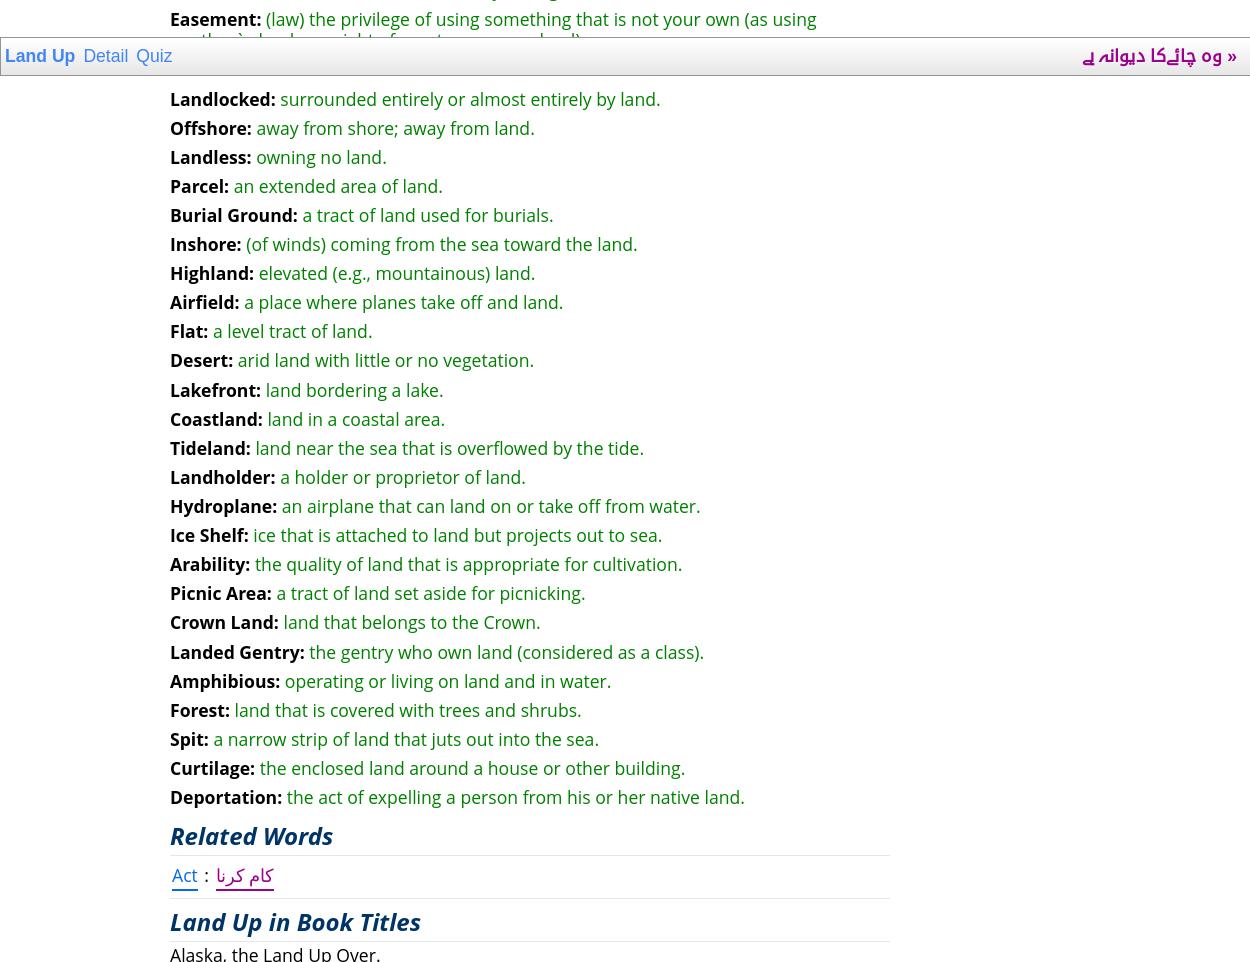 This screenshot has width=1250, height=962. Describe the element at coordinates (284, 679) in the screenshot. I see `'operating or living on land and in water.'` at that location.